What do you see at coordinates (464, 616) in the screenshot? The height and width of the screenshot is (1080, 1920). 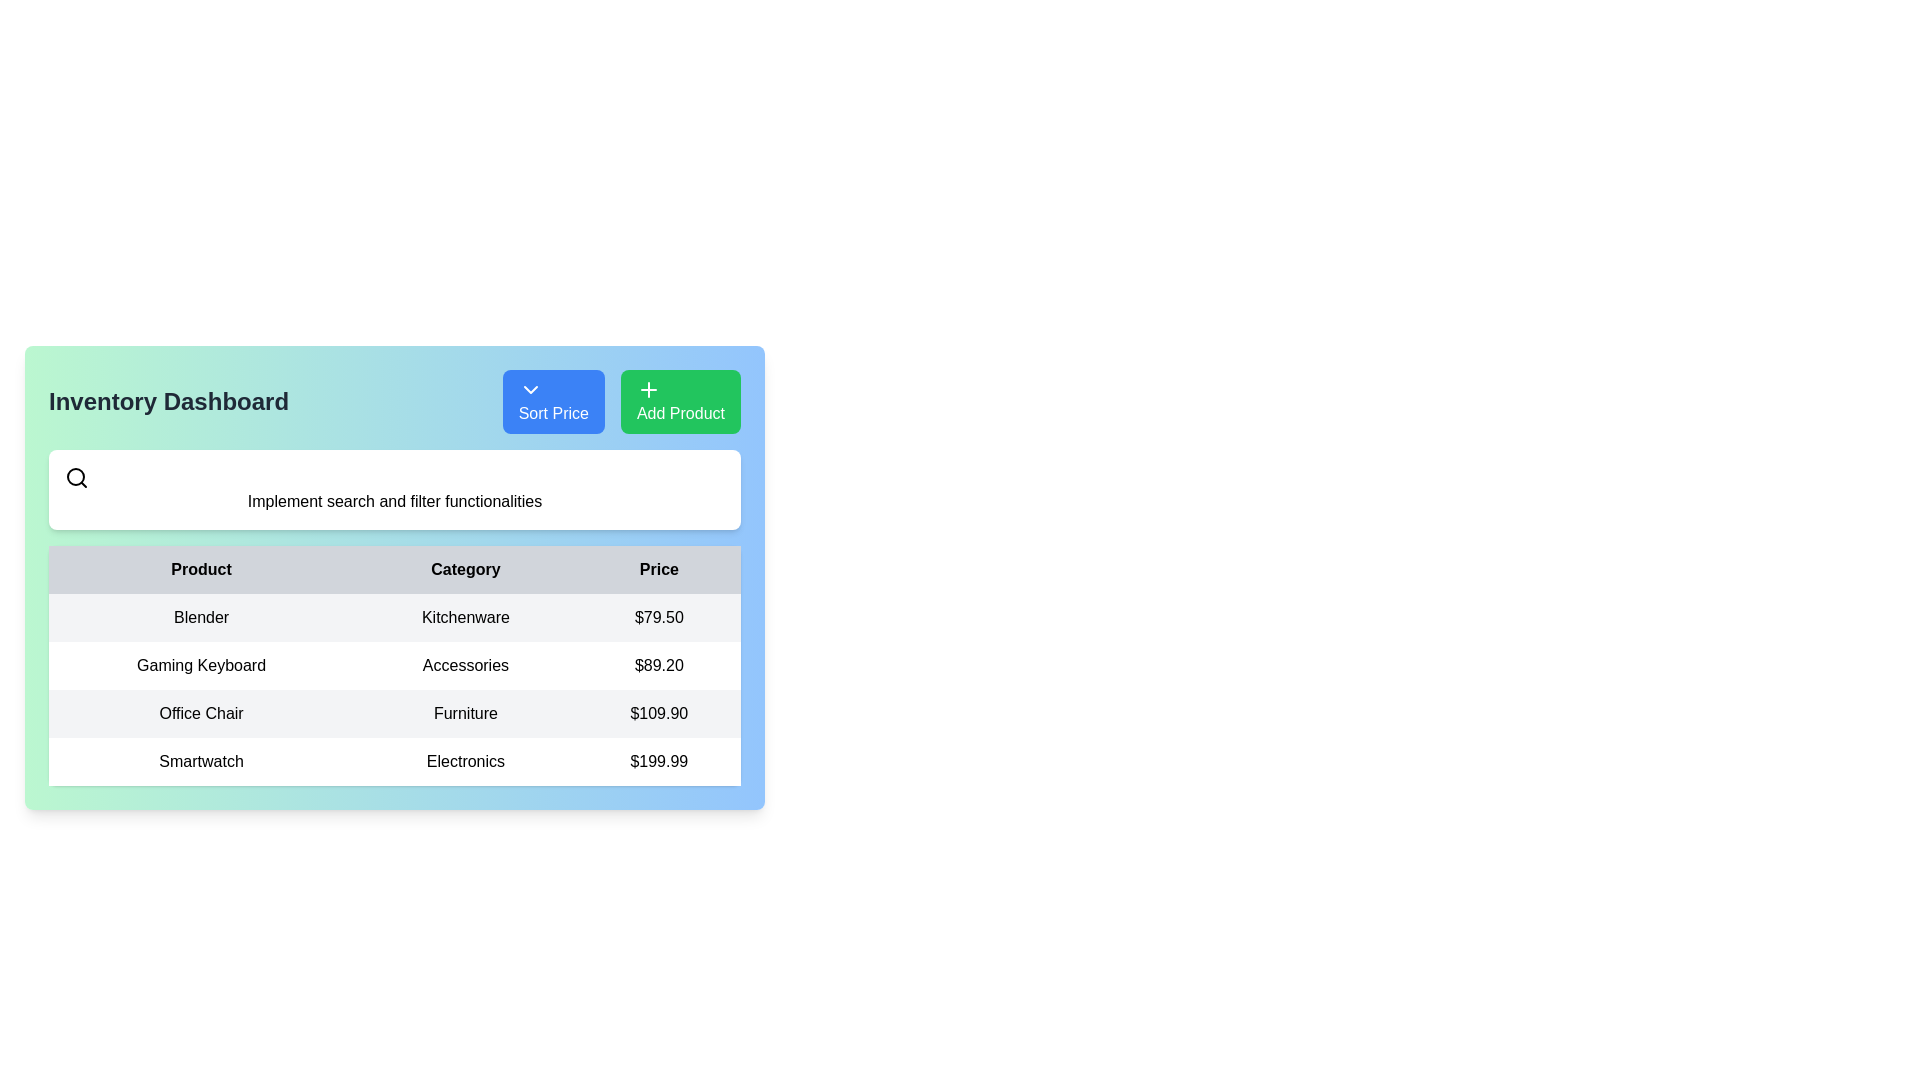 I see `text label that identifies the category associated with the product 'Blender', located in the second column entry of the row labeled 'Blender' within the table in the 'Category' column` at bounding box center [464, 616].